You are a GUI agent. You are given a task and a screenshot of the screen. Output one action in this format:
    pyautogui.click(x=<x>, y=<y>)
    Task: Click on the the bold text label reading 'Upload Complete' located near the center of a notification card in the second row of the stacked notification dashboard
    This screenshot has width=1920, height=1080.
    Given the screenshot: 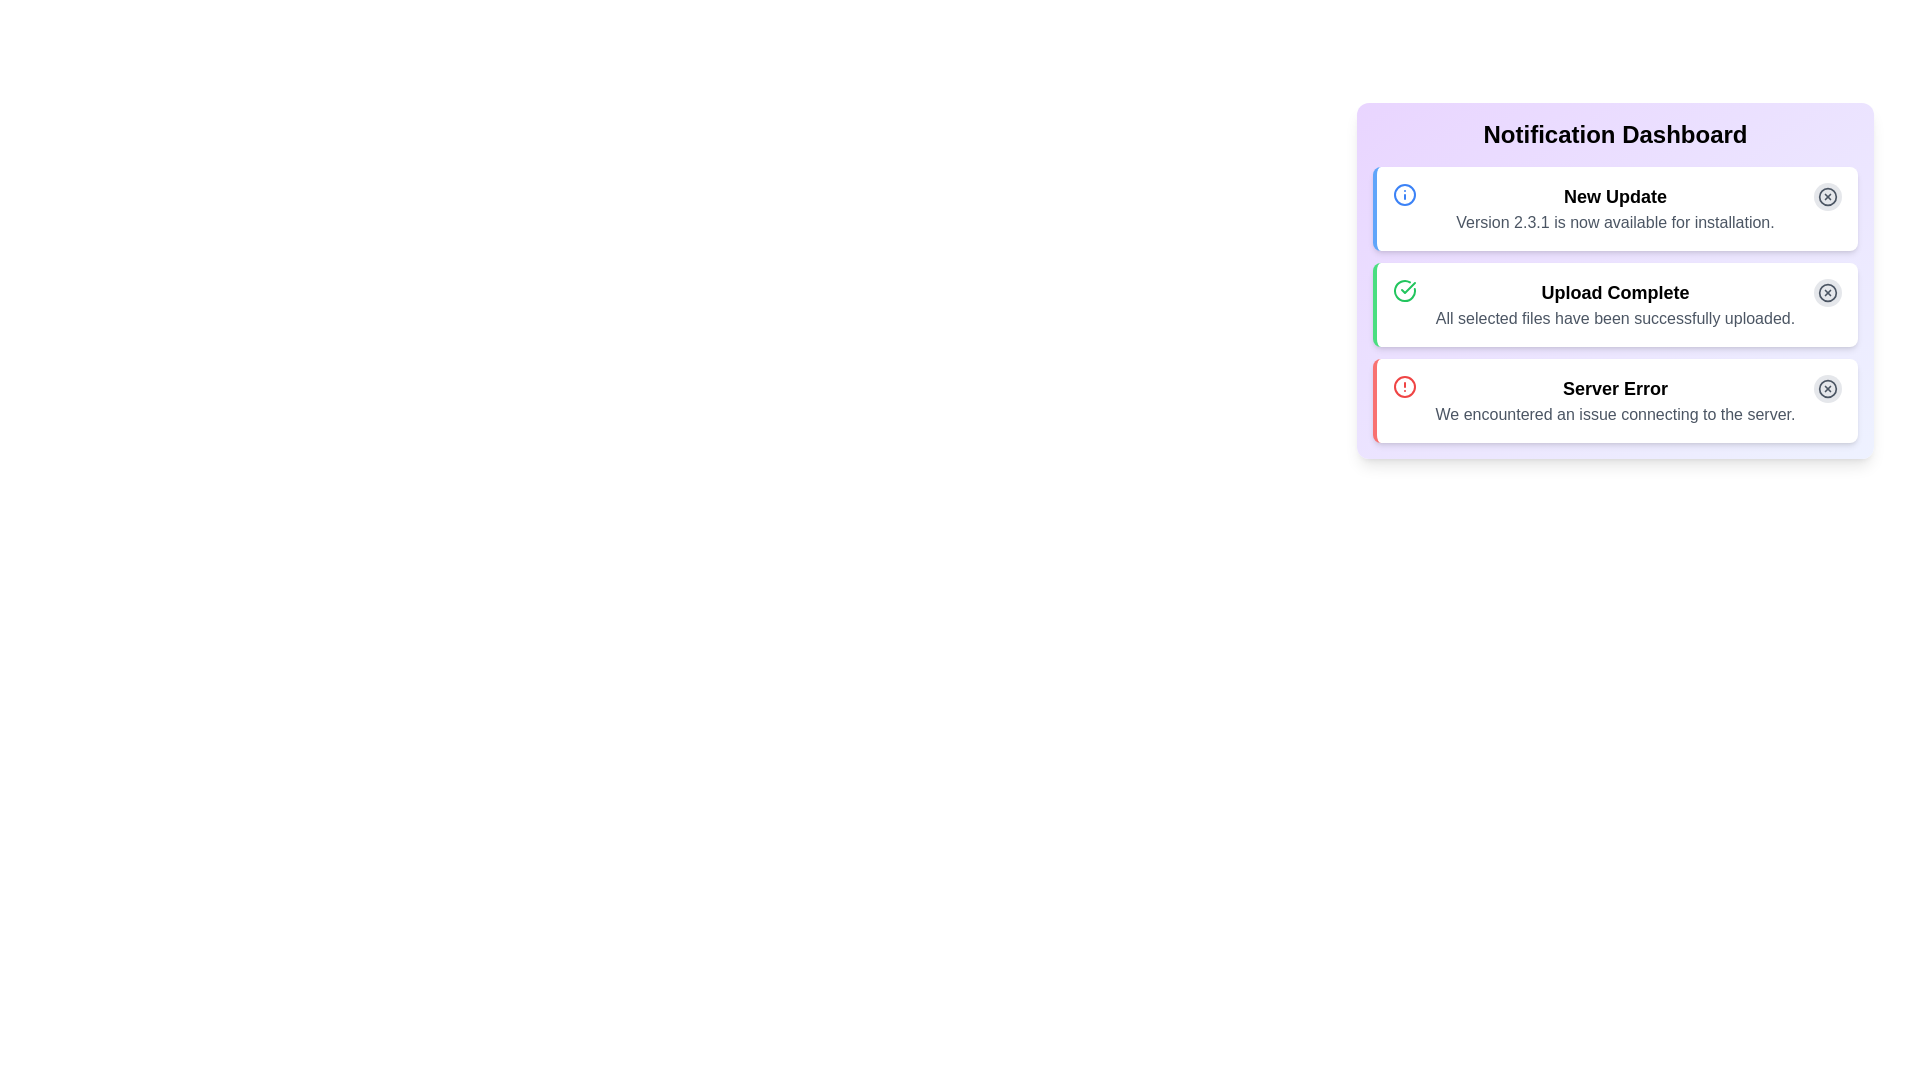 What is the action you would take?
    pyautogui.click(x=1615, y=293)
    